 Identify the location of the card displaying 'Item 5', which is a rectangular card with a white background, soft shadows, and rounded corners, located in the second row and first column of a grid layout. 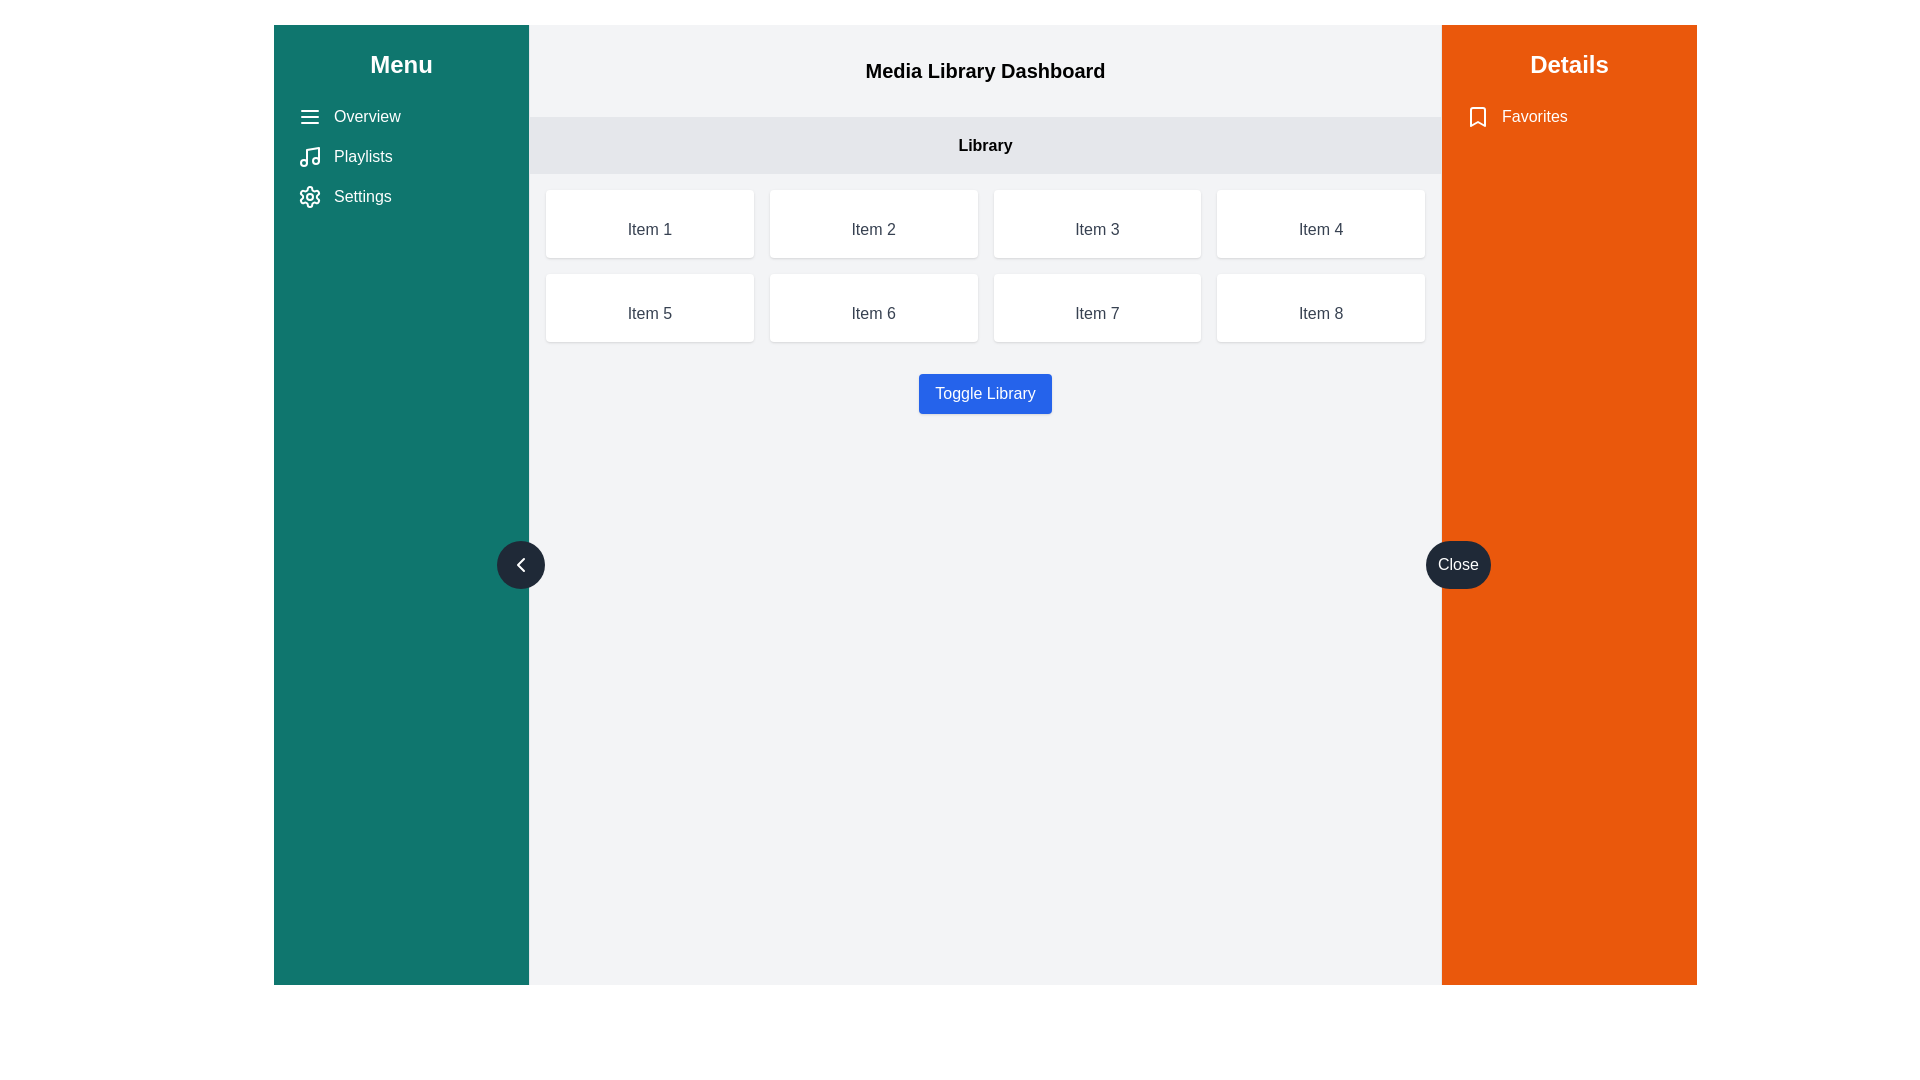
(649, 308).